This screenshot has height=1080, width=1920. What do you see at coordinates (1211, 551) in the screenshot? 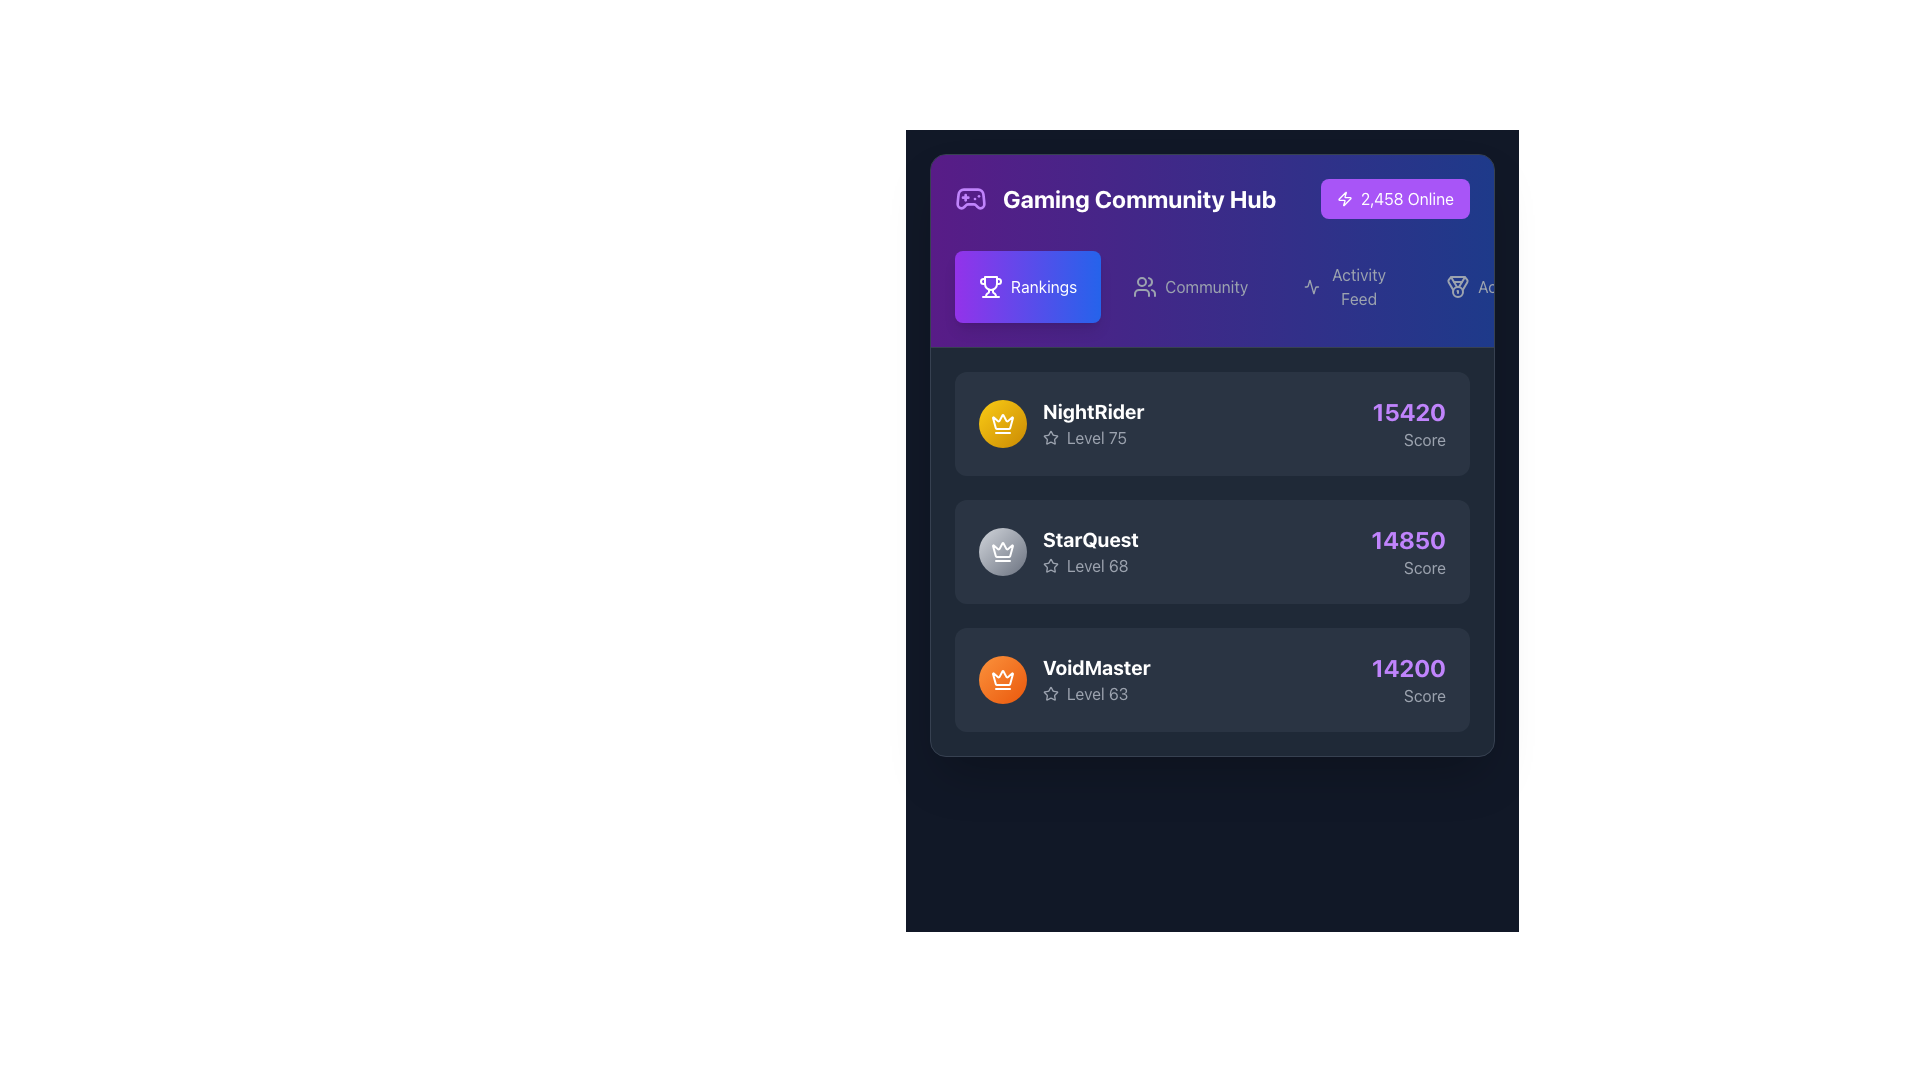
I see `the leaderboard entry display for 'StarQuest', which shows level 68 and score 14850, located as the second entry in the leaderboard` at bounding box center [1211, 551].